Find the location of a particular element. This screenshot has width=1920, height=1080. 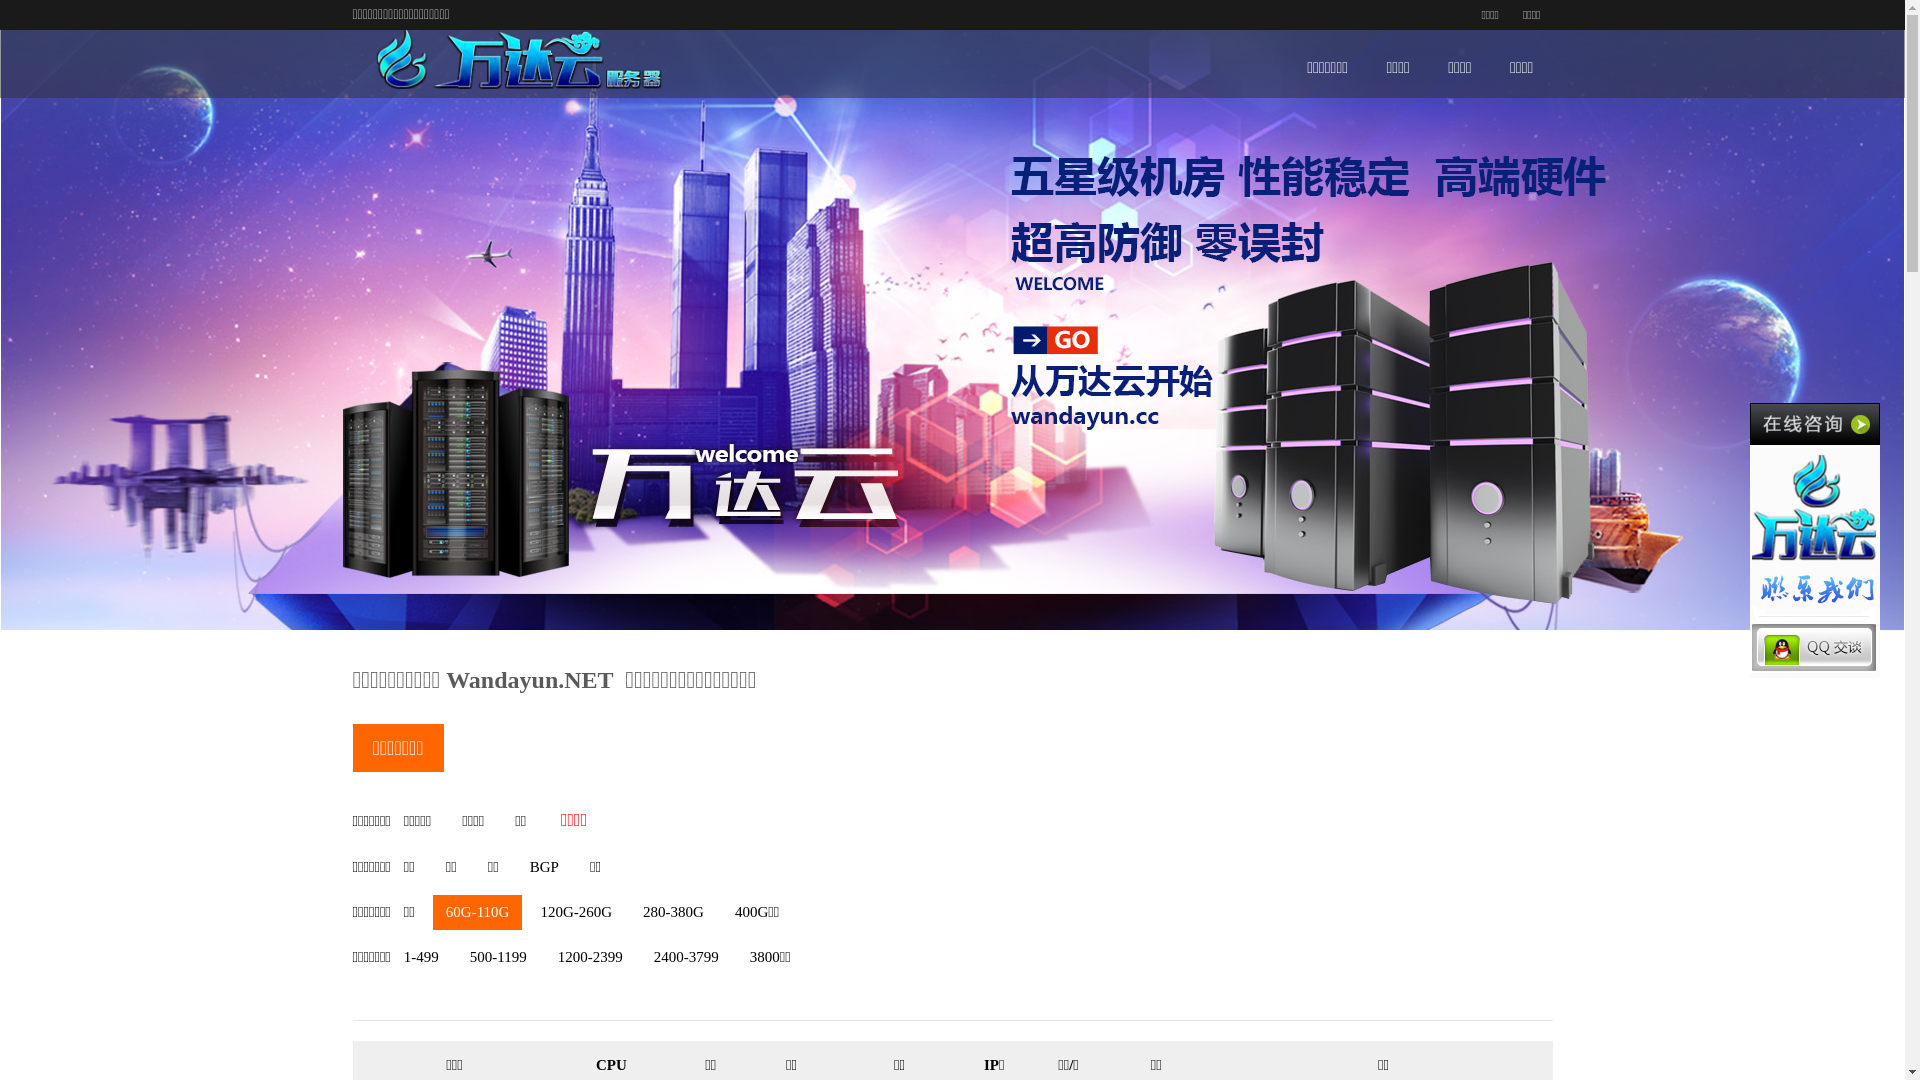

'120G-260G' is located at coordinates (575, 912).